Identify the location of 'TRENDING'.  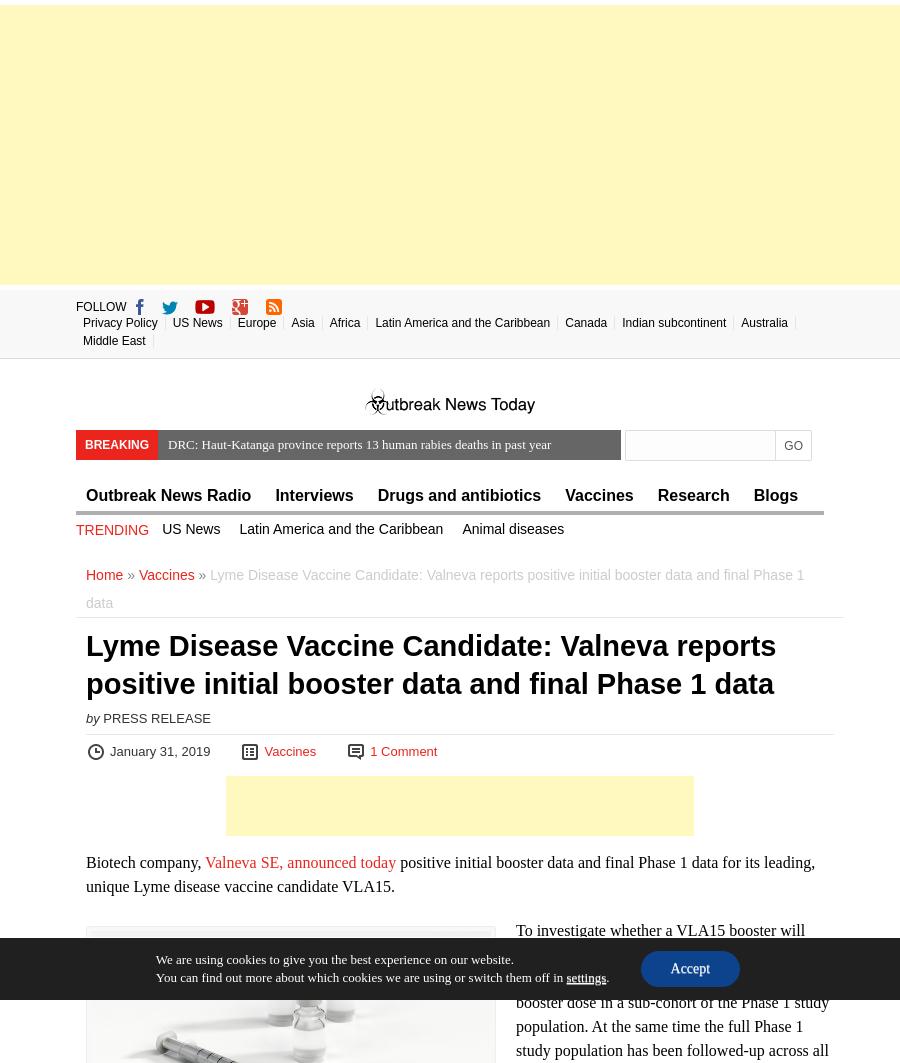
(111, 530).